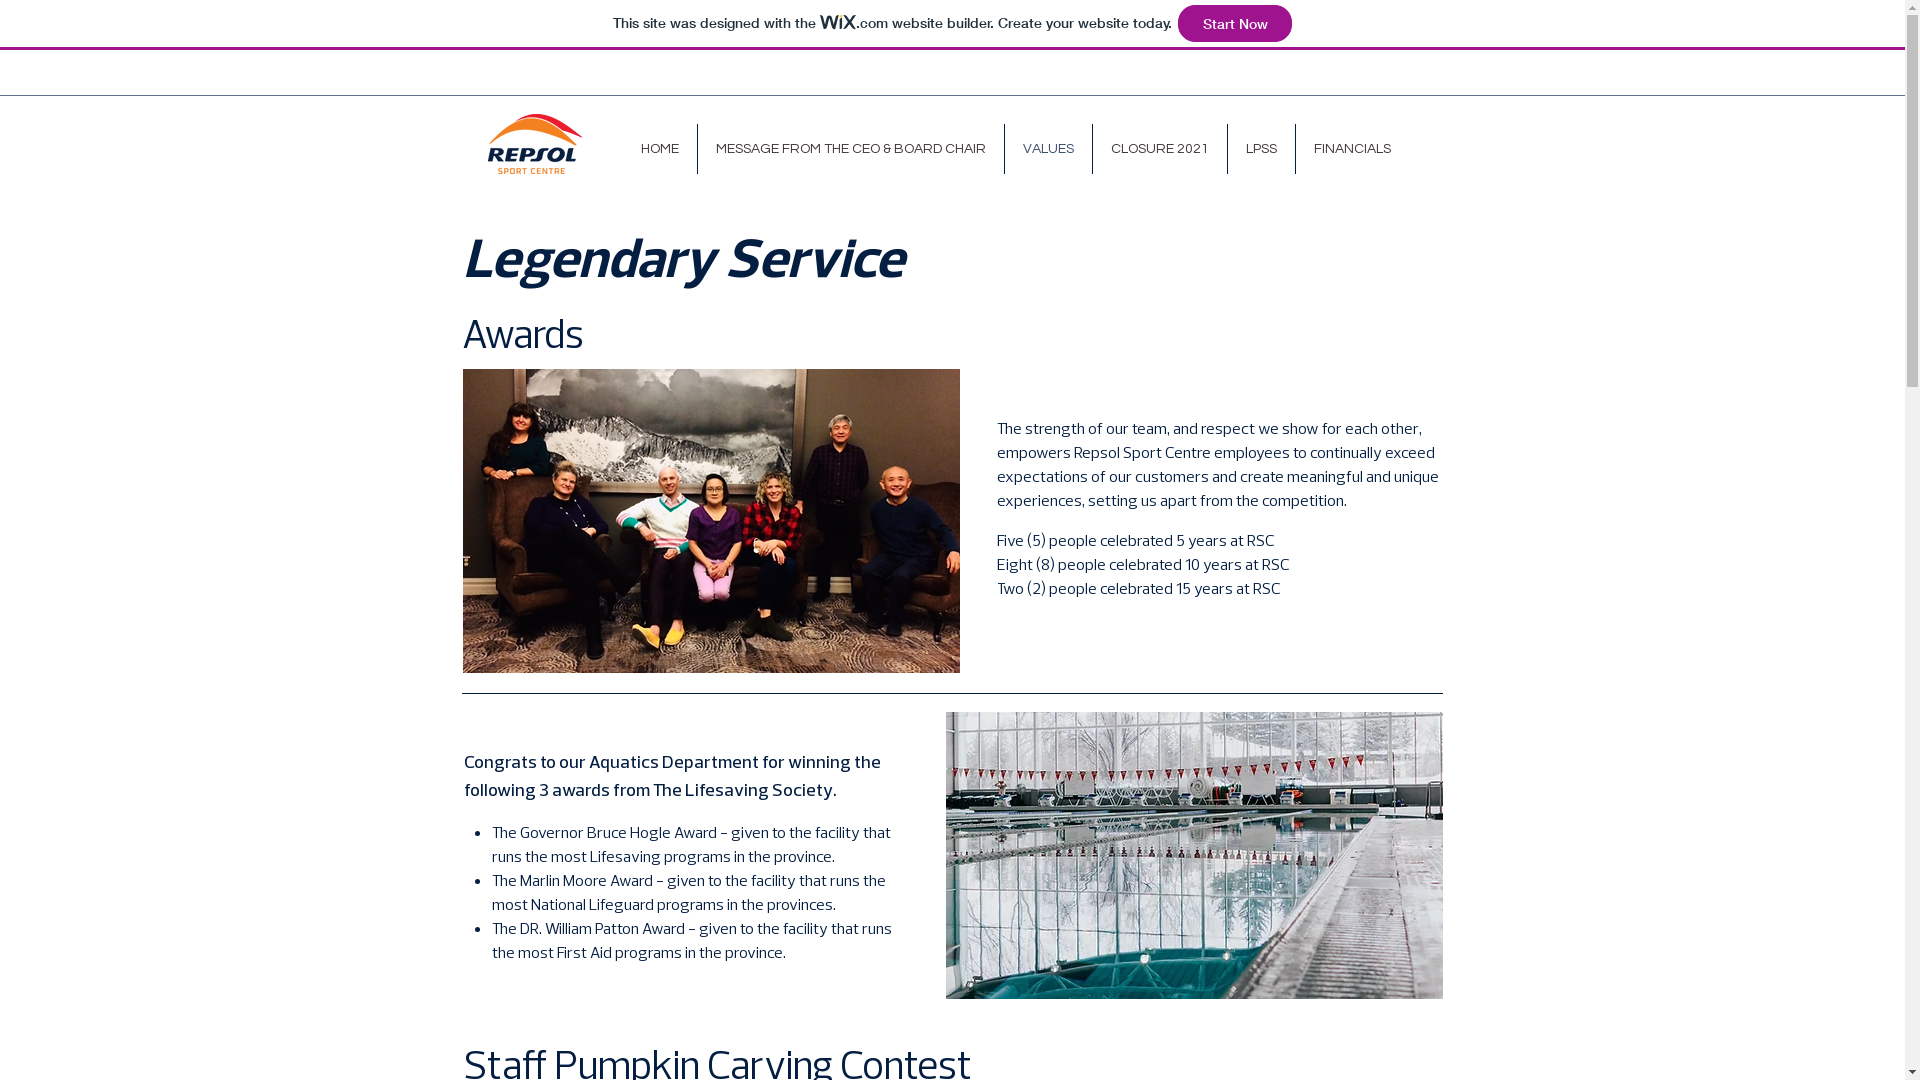 The width and height of the screenshot is (1920, 1080). Describe the element at coordinates (1046, 148) in the screenshot. I see `'VALUES'` at that location.